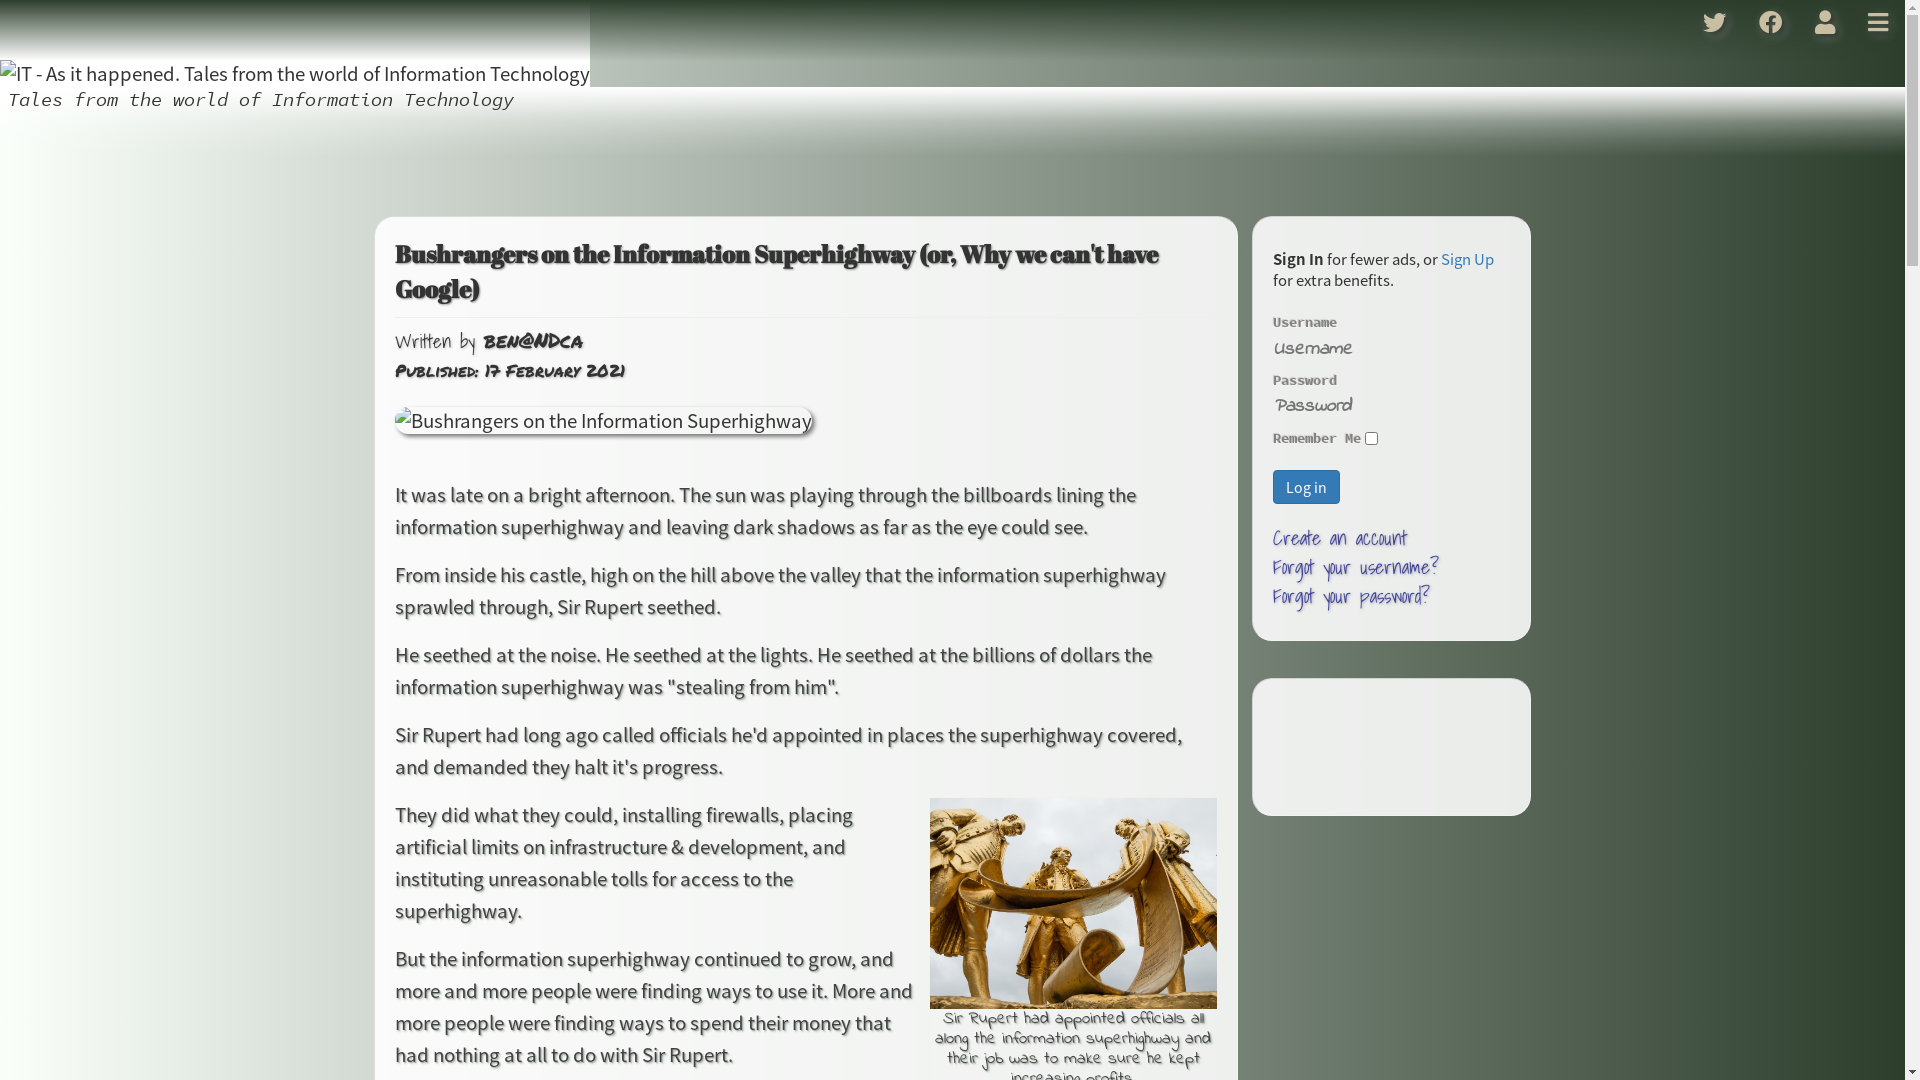 This screenshot has height=1080, width=1920. Describe the element at coordinates (1356, 567) in the screenshot. I see `'Forgot your username?'` at that location.